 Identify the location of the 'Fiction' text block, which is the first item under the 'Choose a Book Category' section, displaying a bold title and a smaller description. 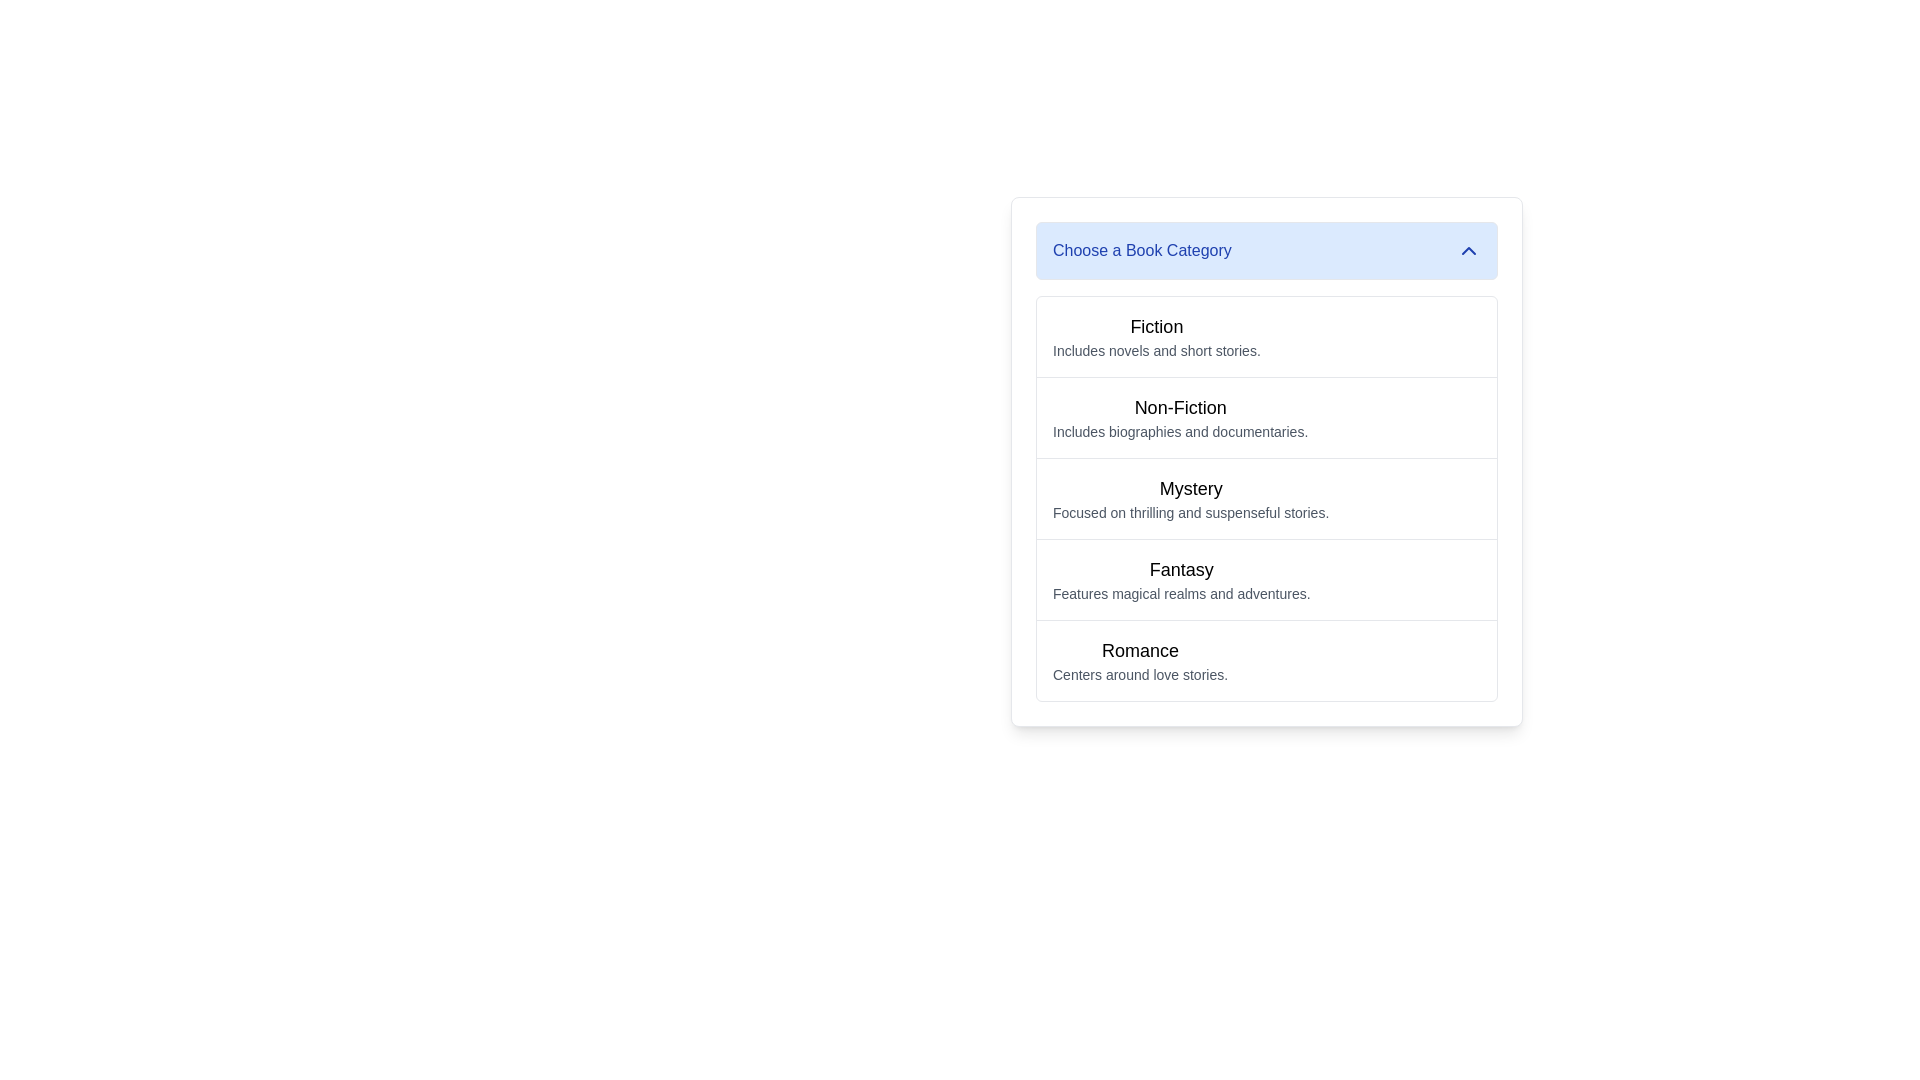
(1156, 335).